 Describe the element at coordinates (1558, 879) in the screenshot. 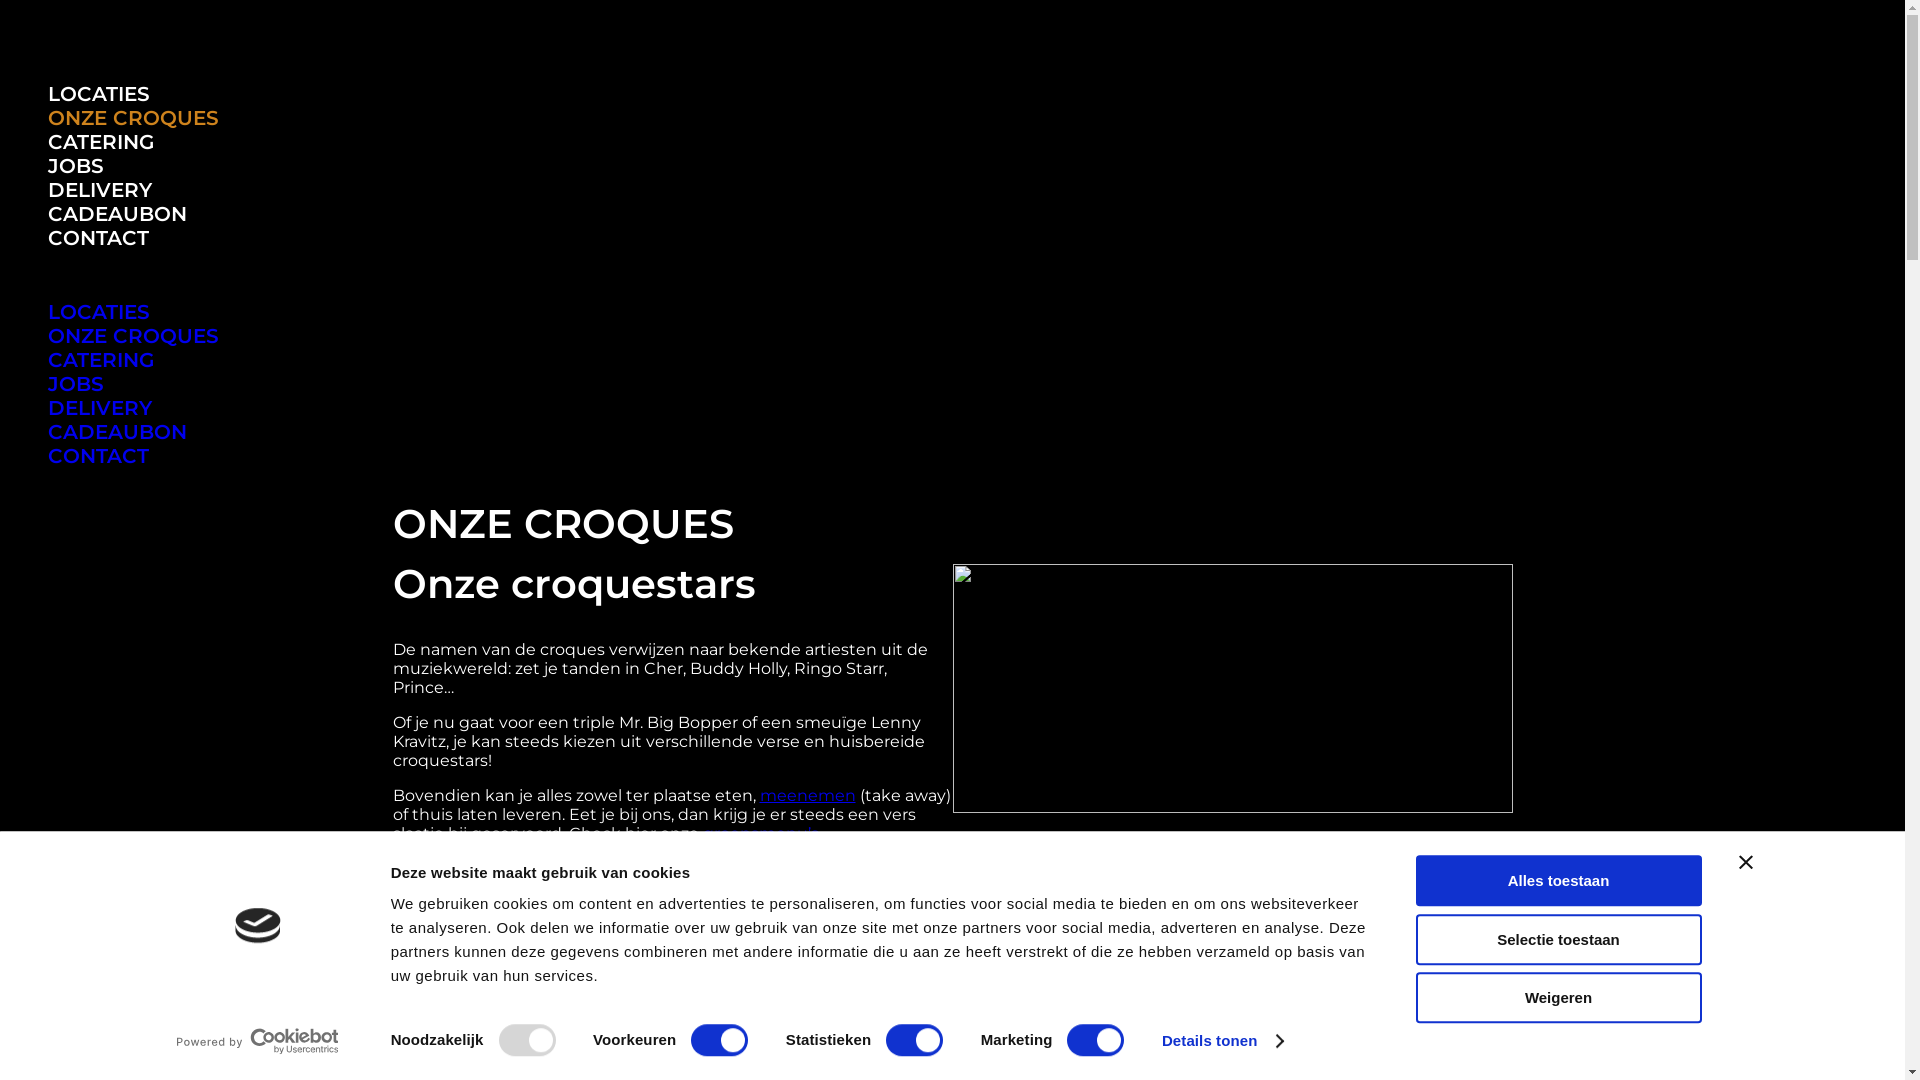

I see `'Alles toestaan'` at that location.